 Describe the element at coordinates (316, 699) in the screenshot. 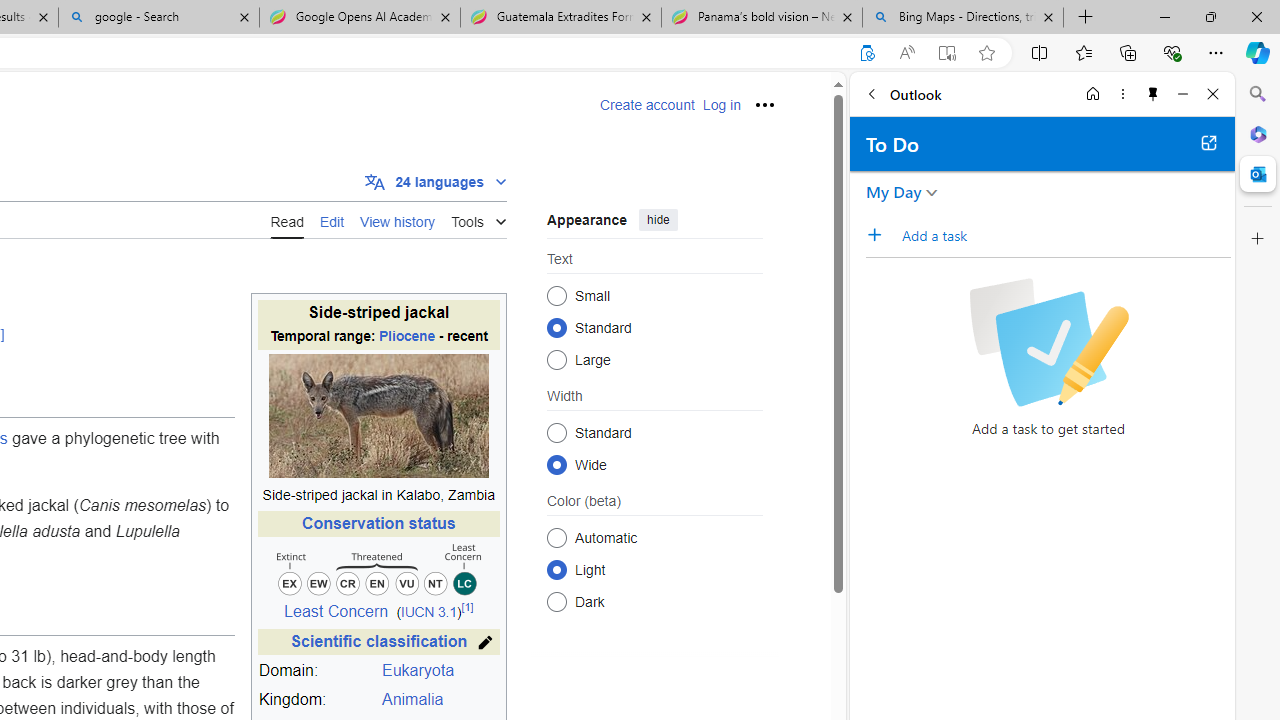

I see `'Kingdom:'` at that location.